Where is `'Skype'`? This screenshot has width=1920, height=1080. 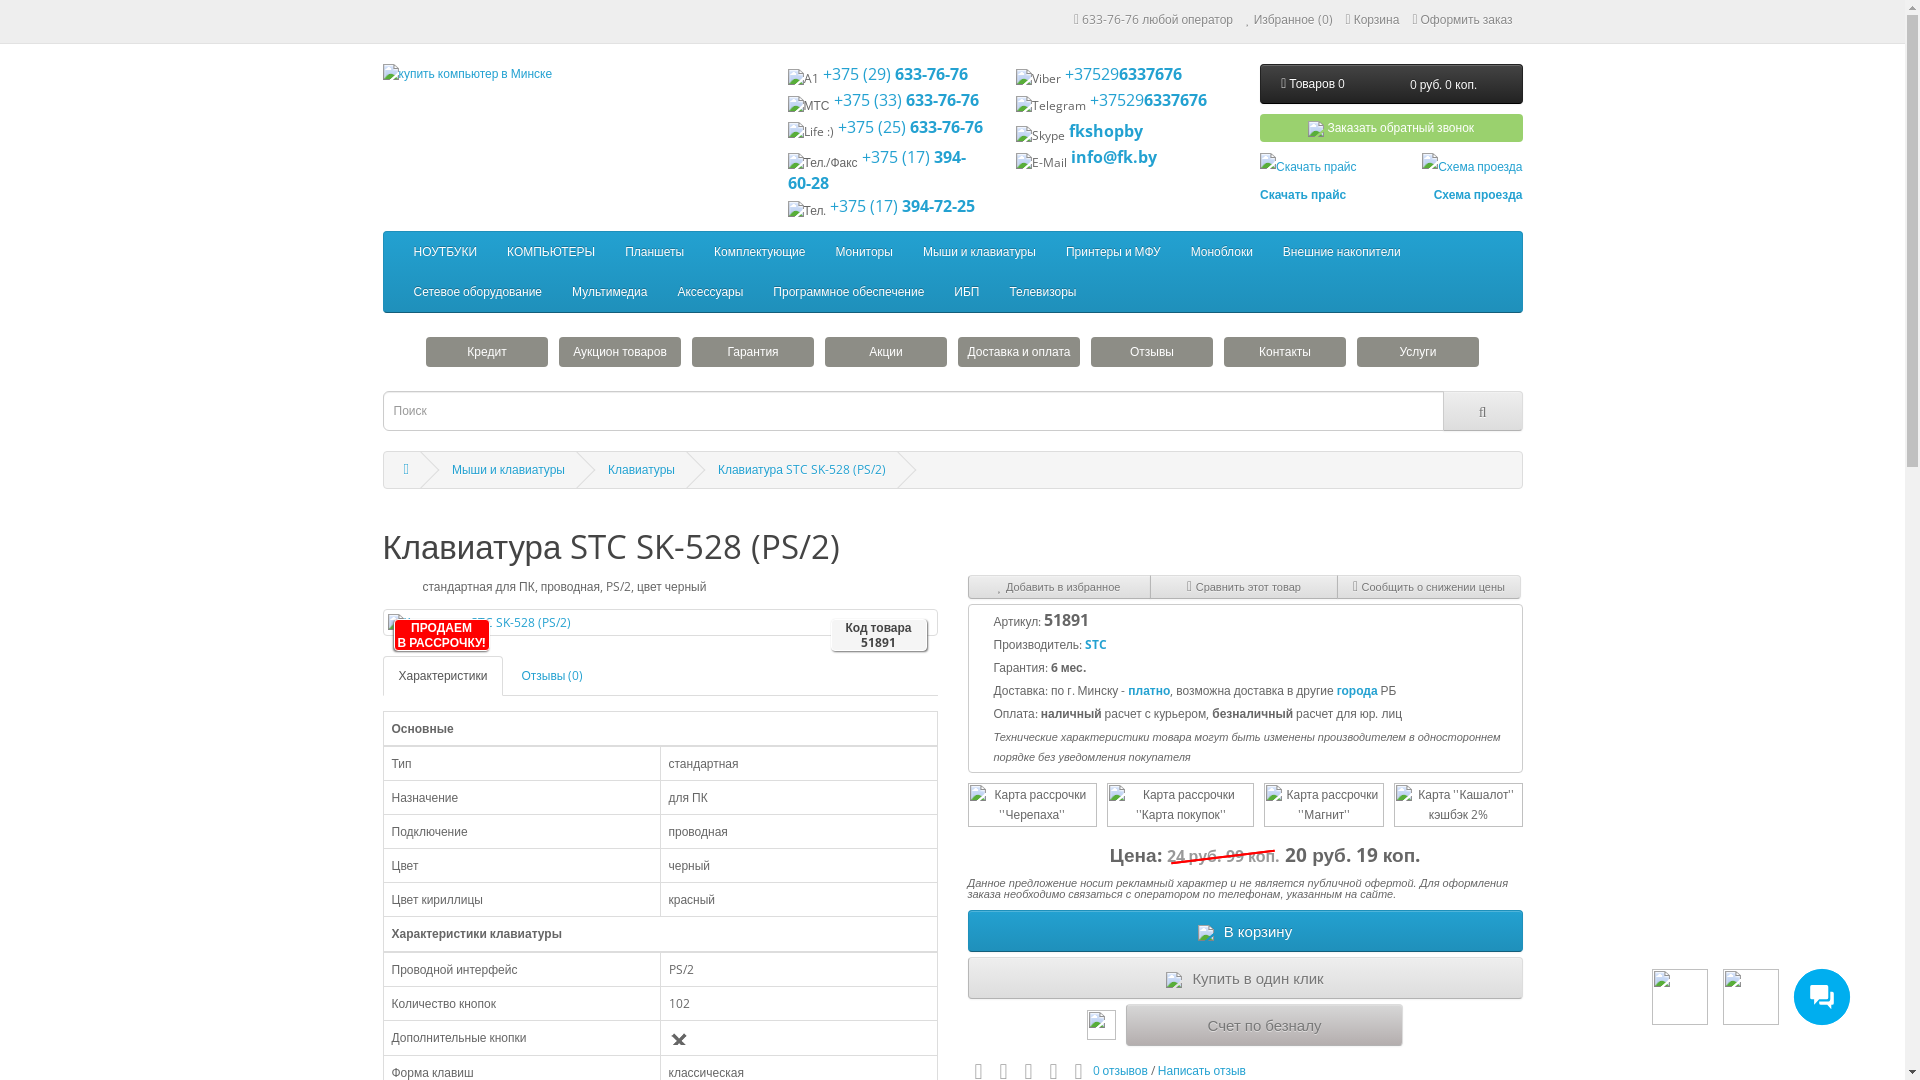
'Skype' is located at coordinates (1040, 135).